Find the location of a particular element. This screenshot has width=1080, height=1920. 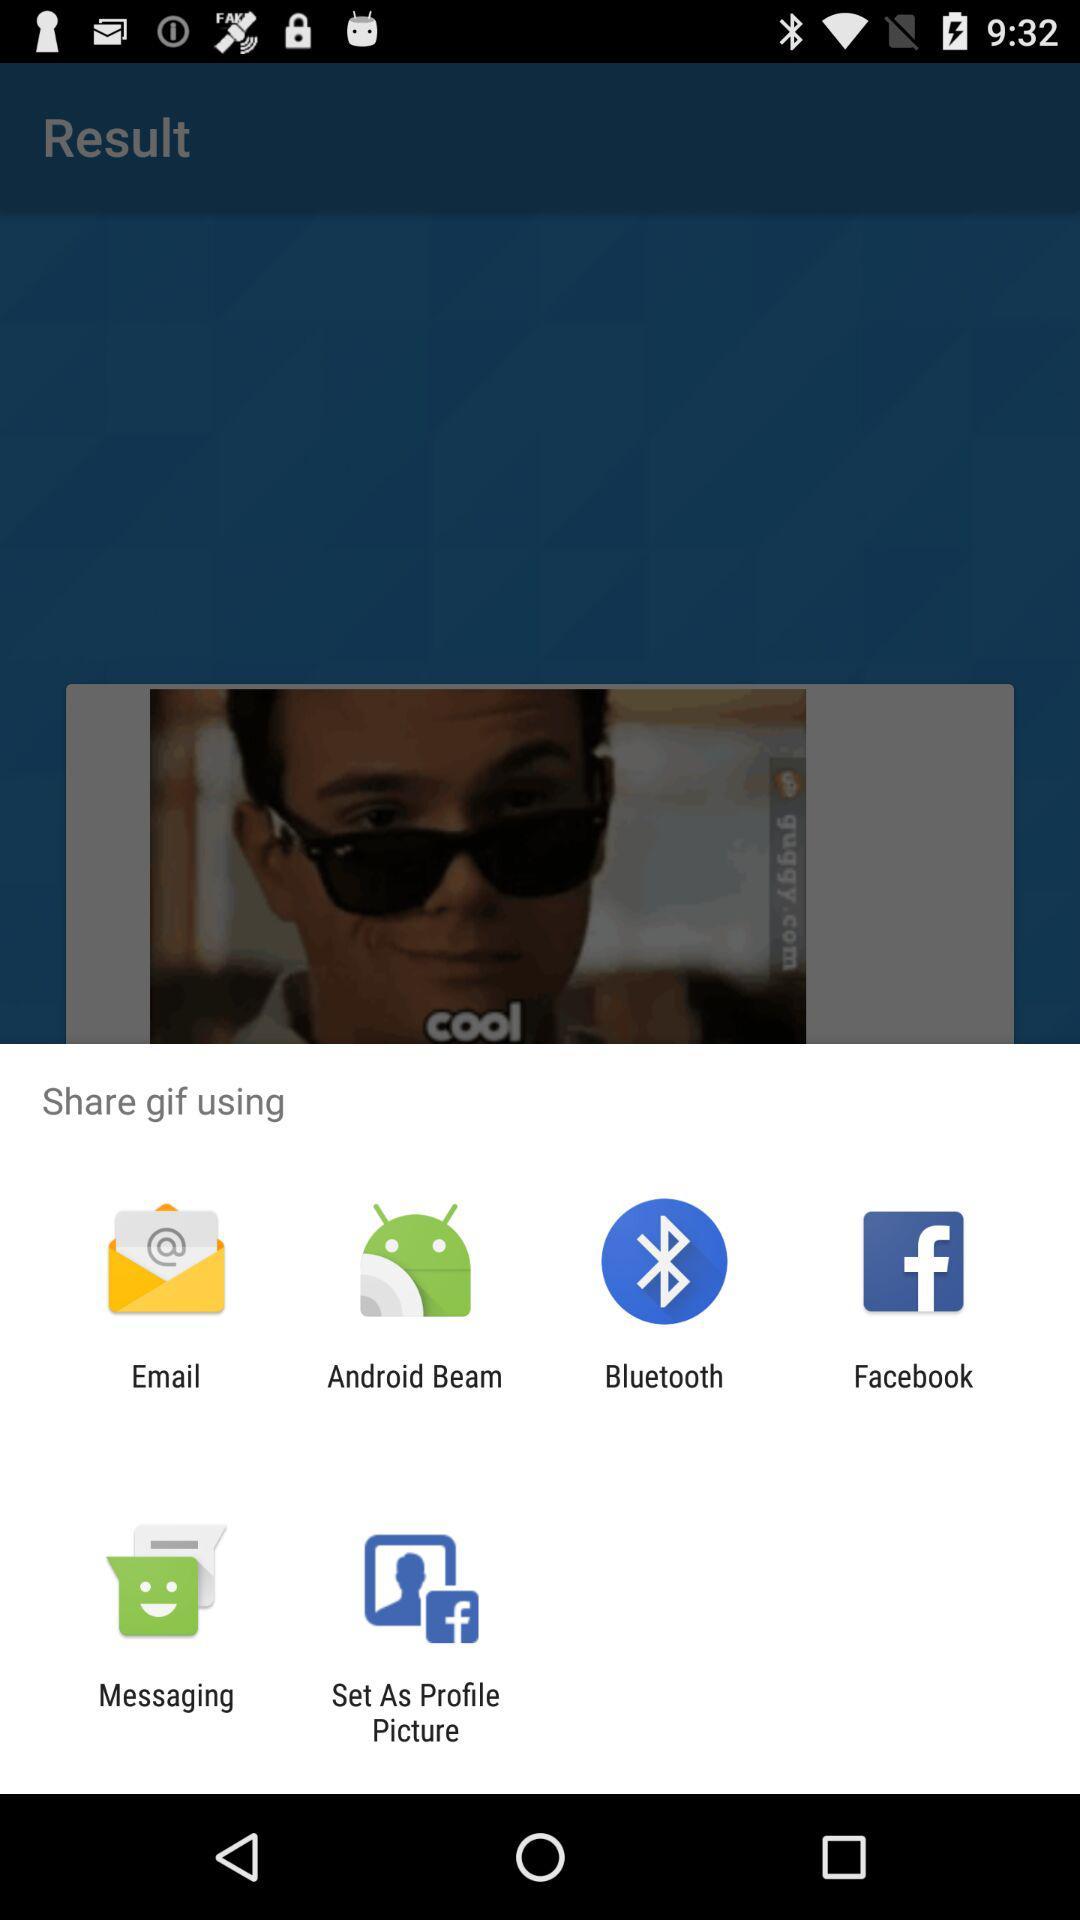

facebook is located at coordinates (913, 1392).